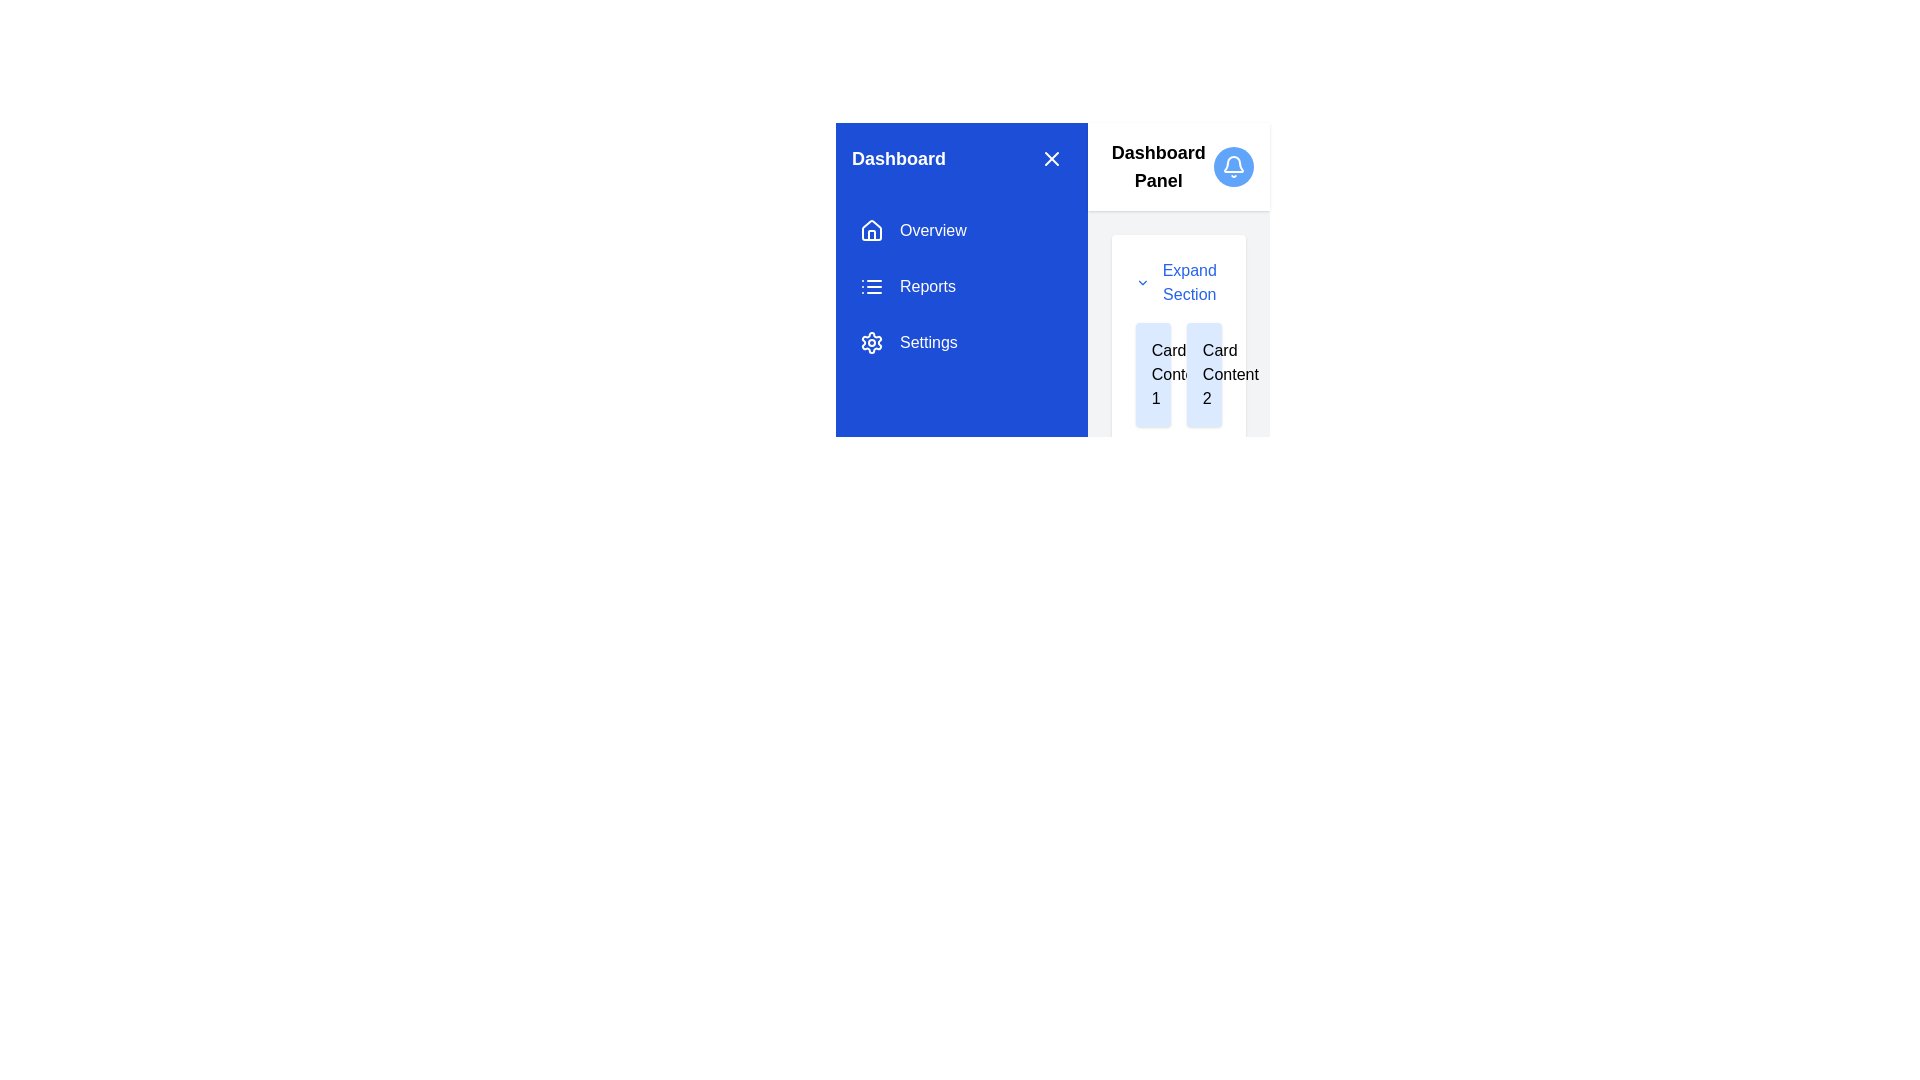  I want to click on the close action icon, represented by an 'X' shaped icon in white over a blue background, located at the top-right corner of the blue sidebar, so click(1050, 157).